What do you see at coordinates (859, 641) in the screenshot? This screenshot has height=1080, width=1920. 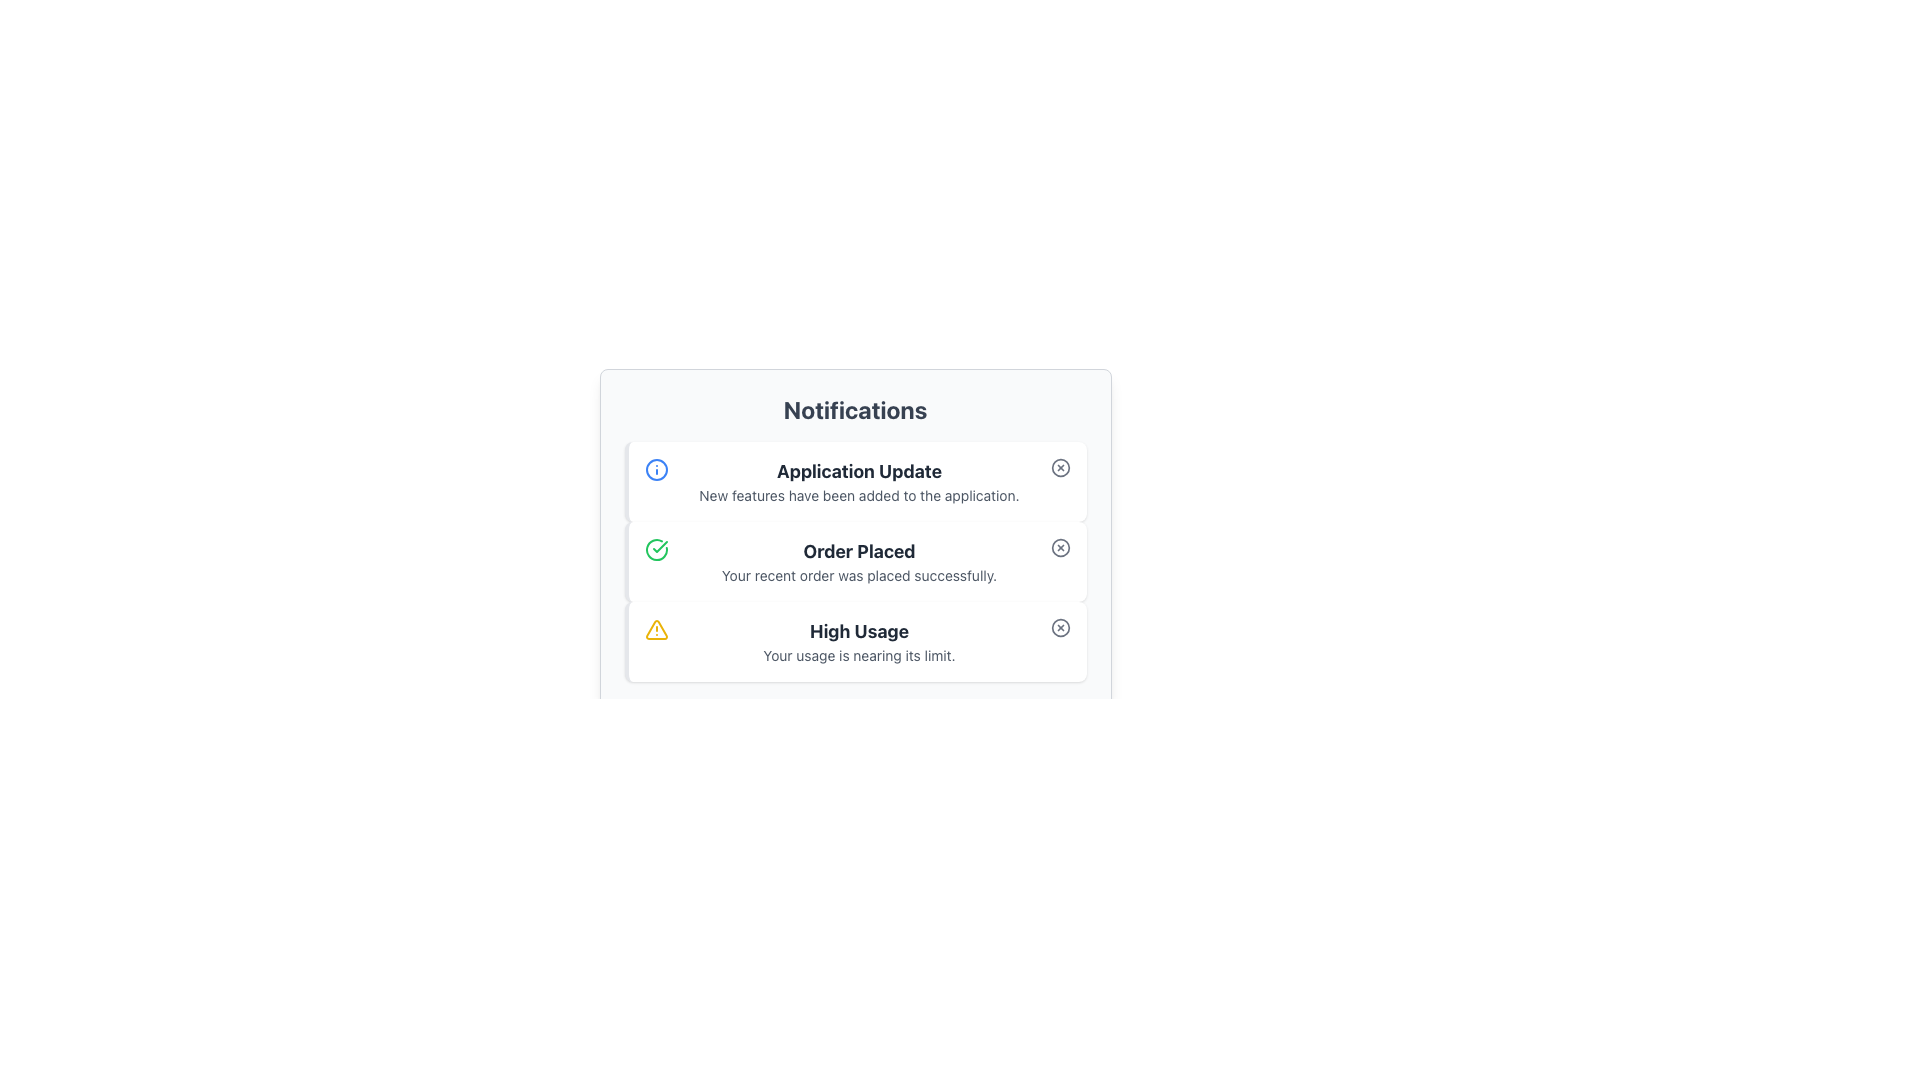 I see `the third notification item in the notification panel that alerts the user about high consumption or nearing limits in usage` at bounding box center [859, 641].